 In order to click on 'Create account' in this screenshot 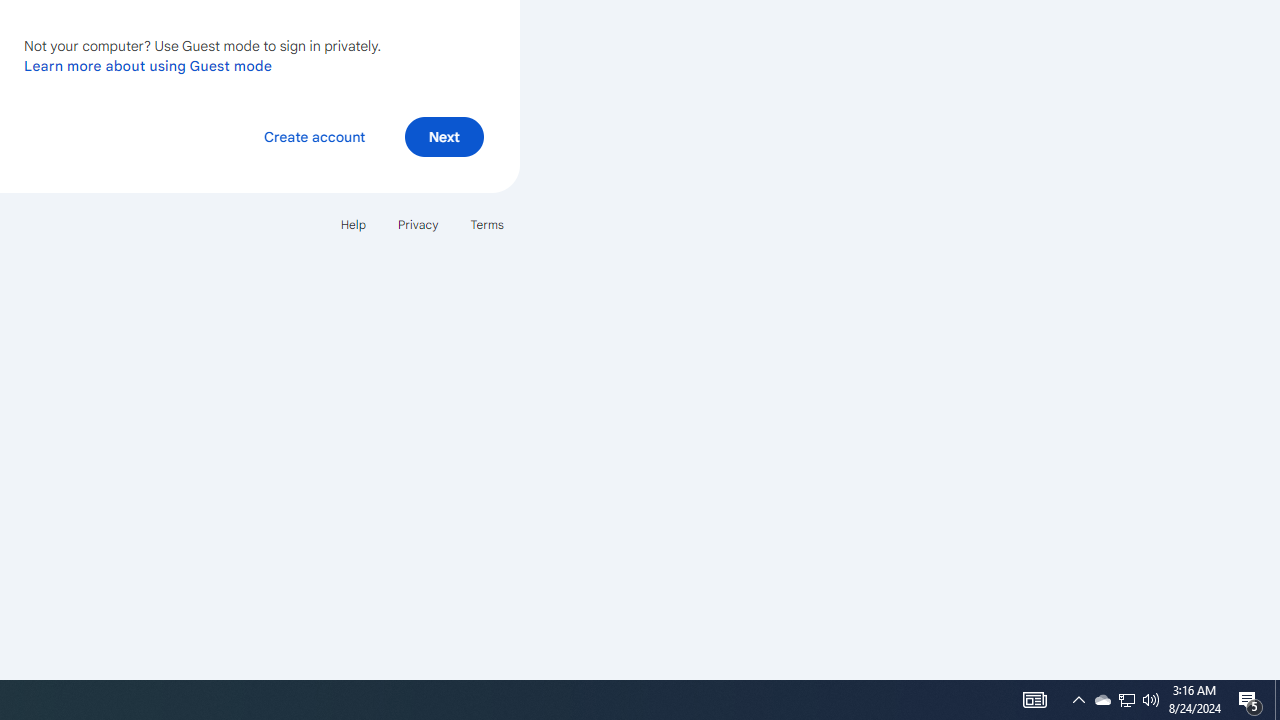, I will do `click(313, 135)`.